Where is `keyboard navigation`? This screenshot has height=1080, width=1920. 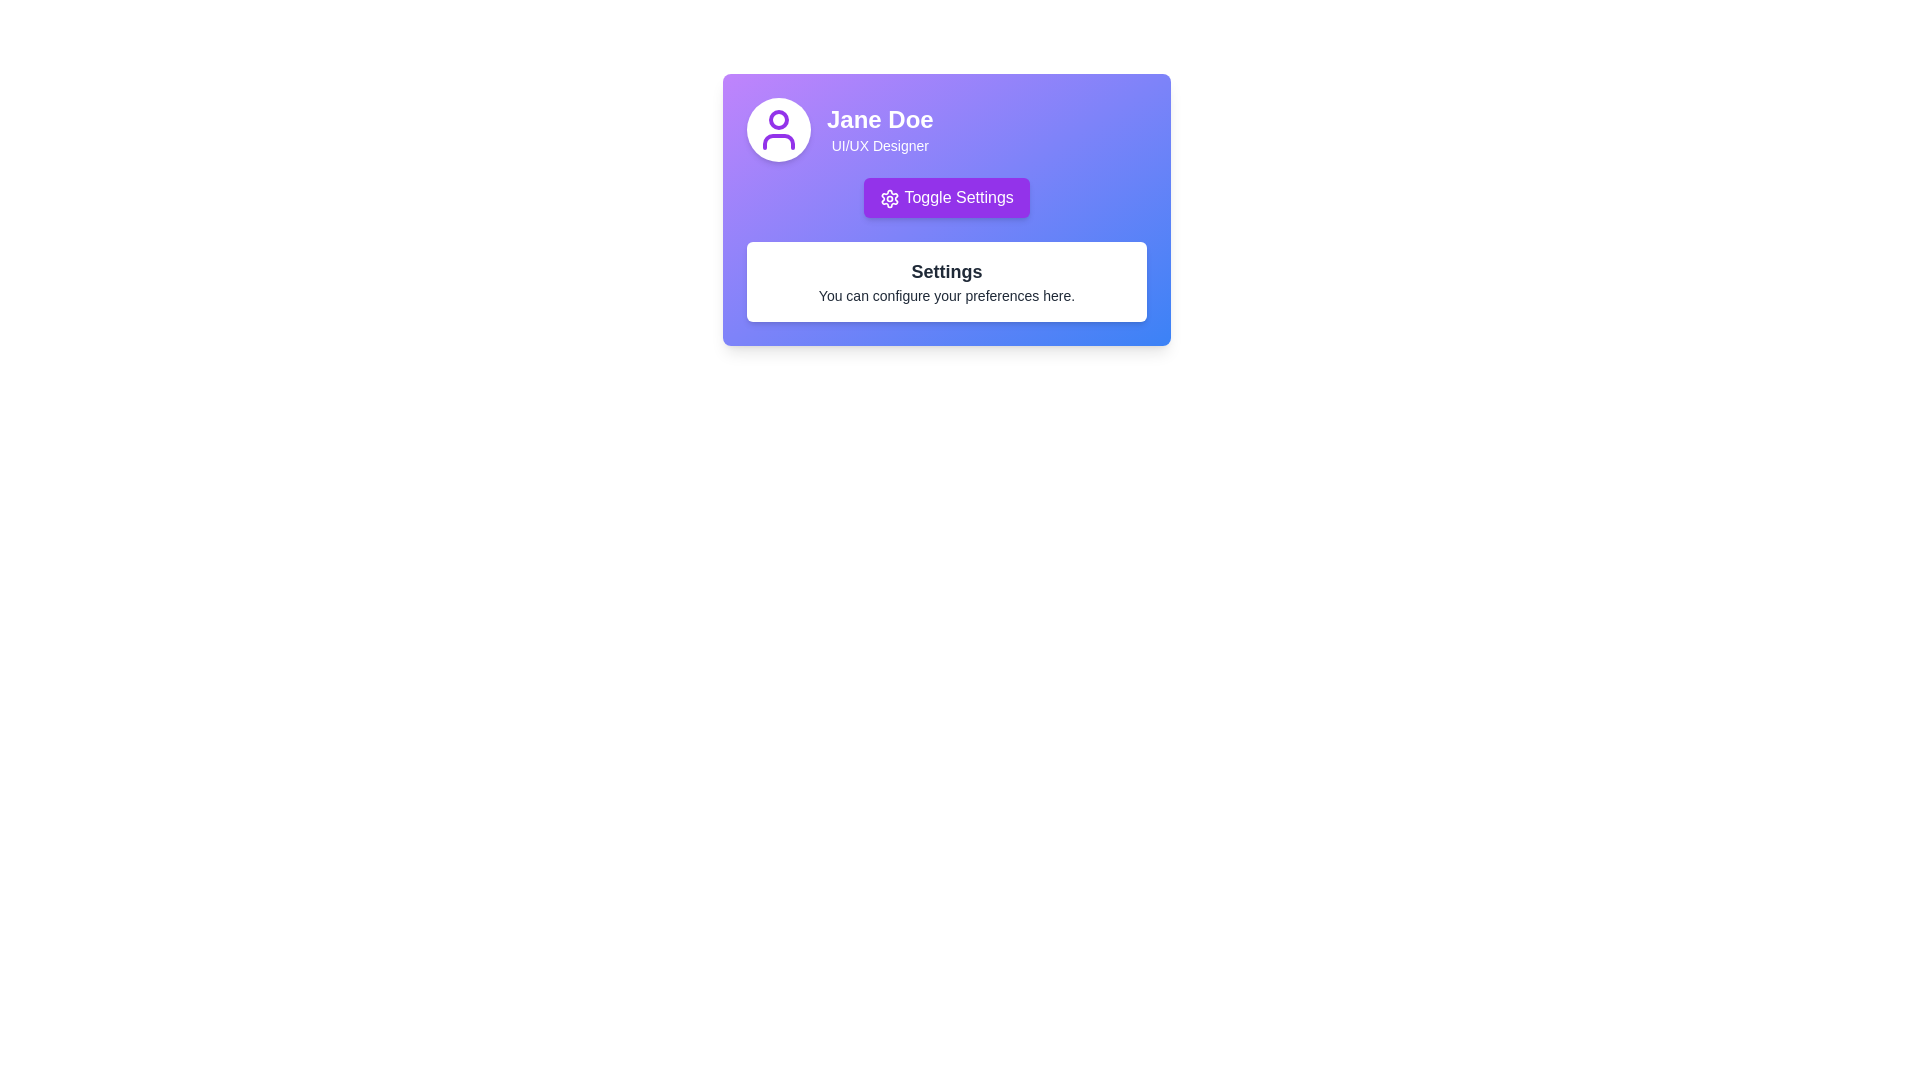
keyboard navigation is located at coordinates (945, 197).